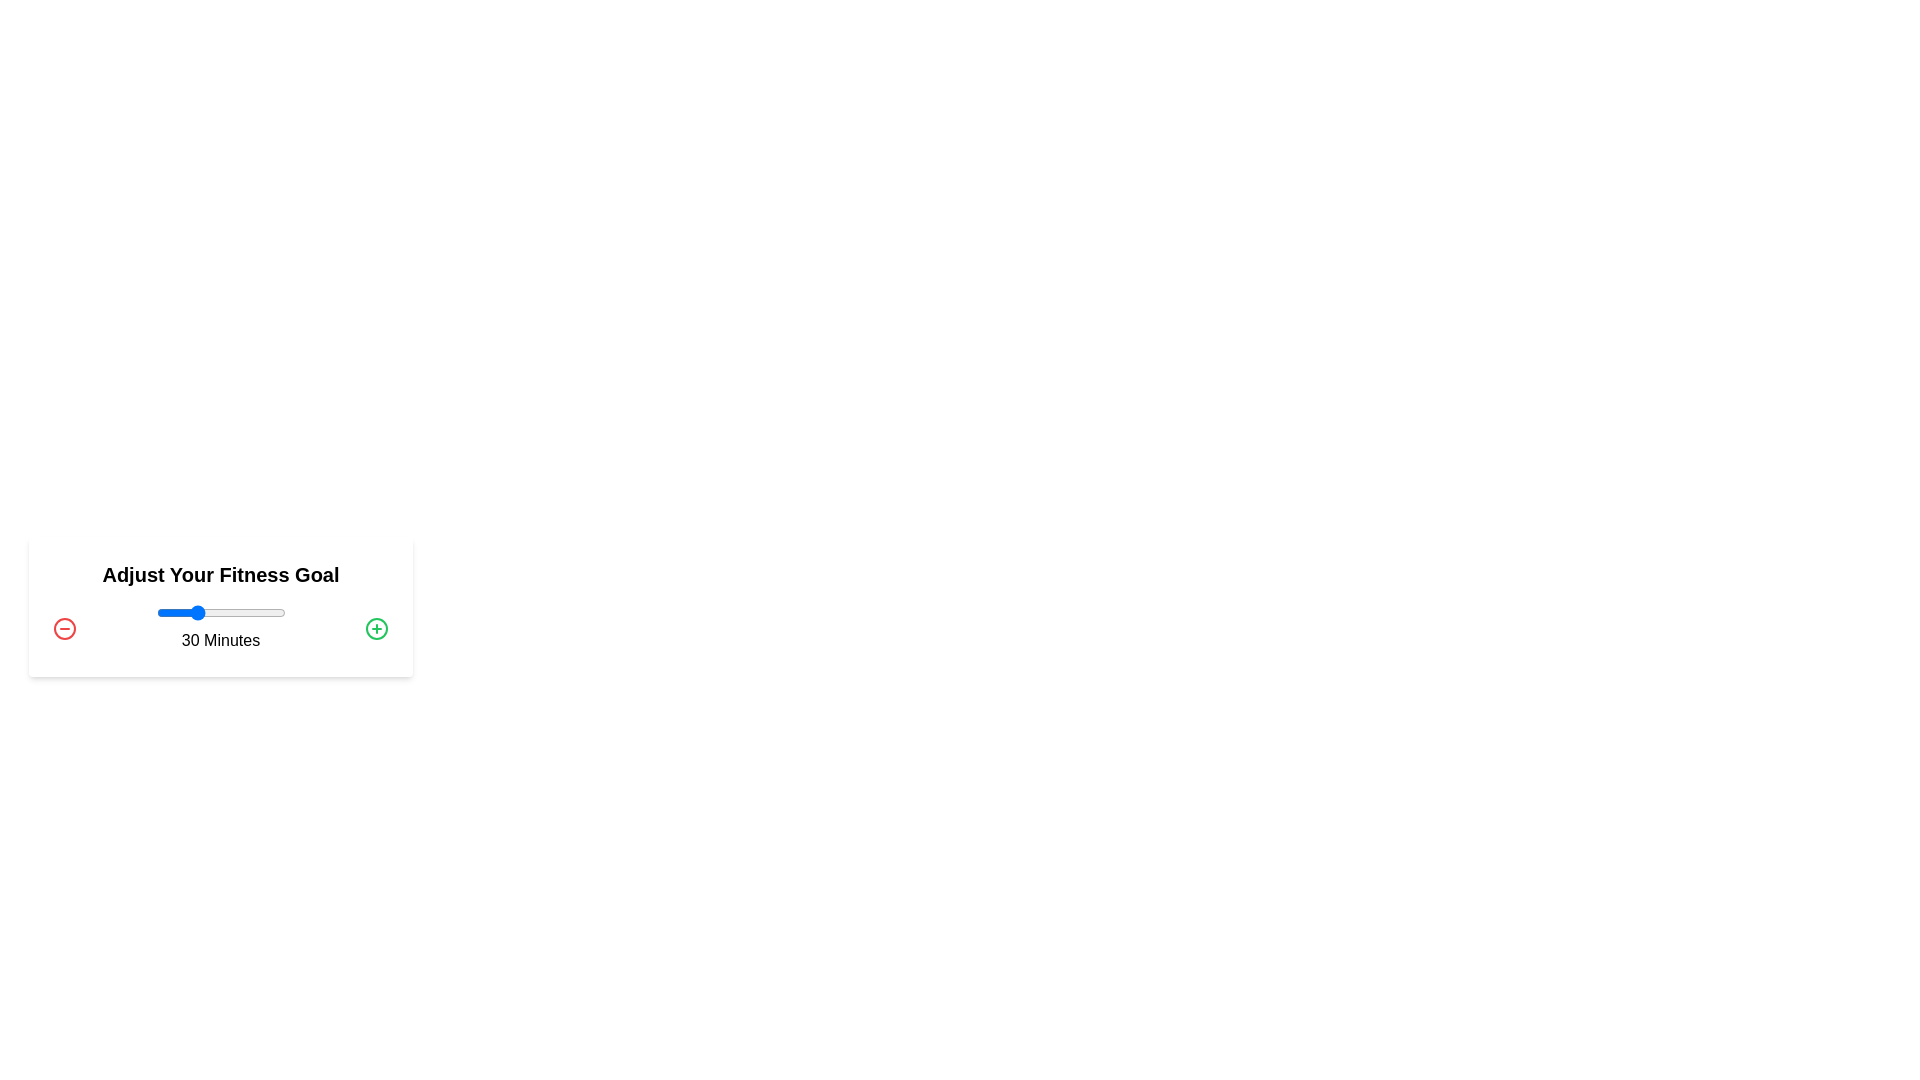 The image size is (1920, 1080). What do you see at coordinates (183, 612) in the screenshot?
I see `the slider` at bounding box center [183, 612].